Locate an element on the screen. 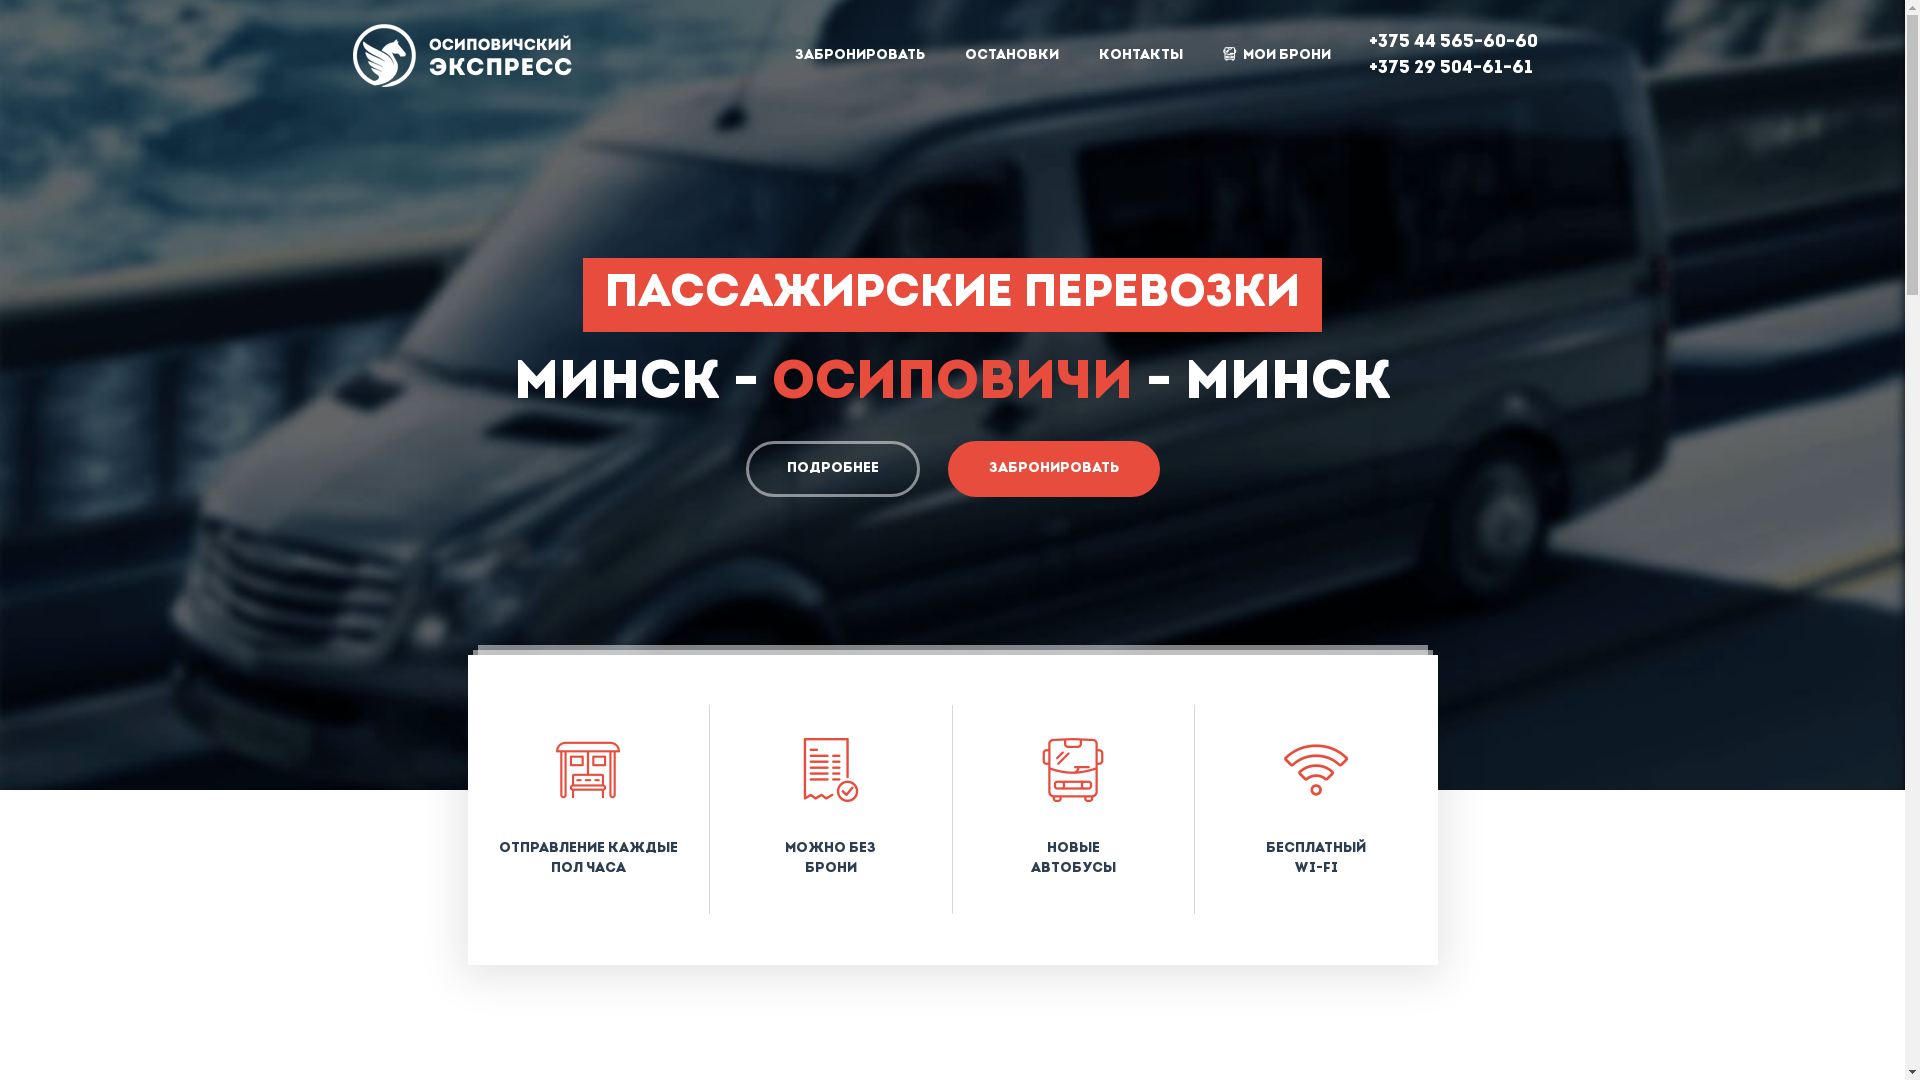 Image resolution: width=1920 pixels, height=1080 pixels. '+375 44 565-60-60' is located at coordinates (1452, 42).